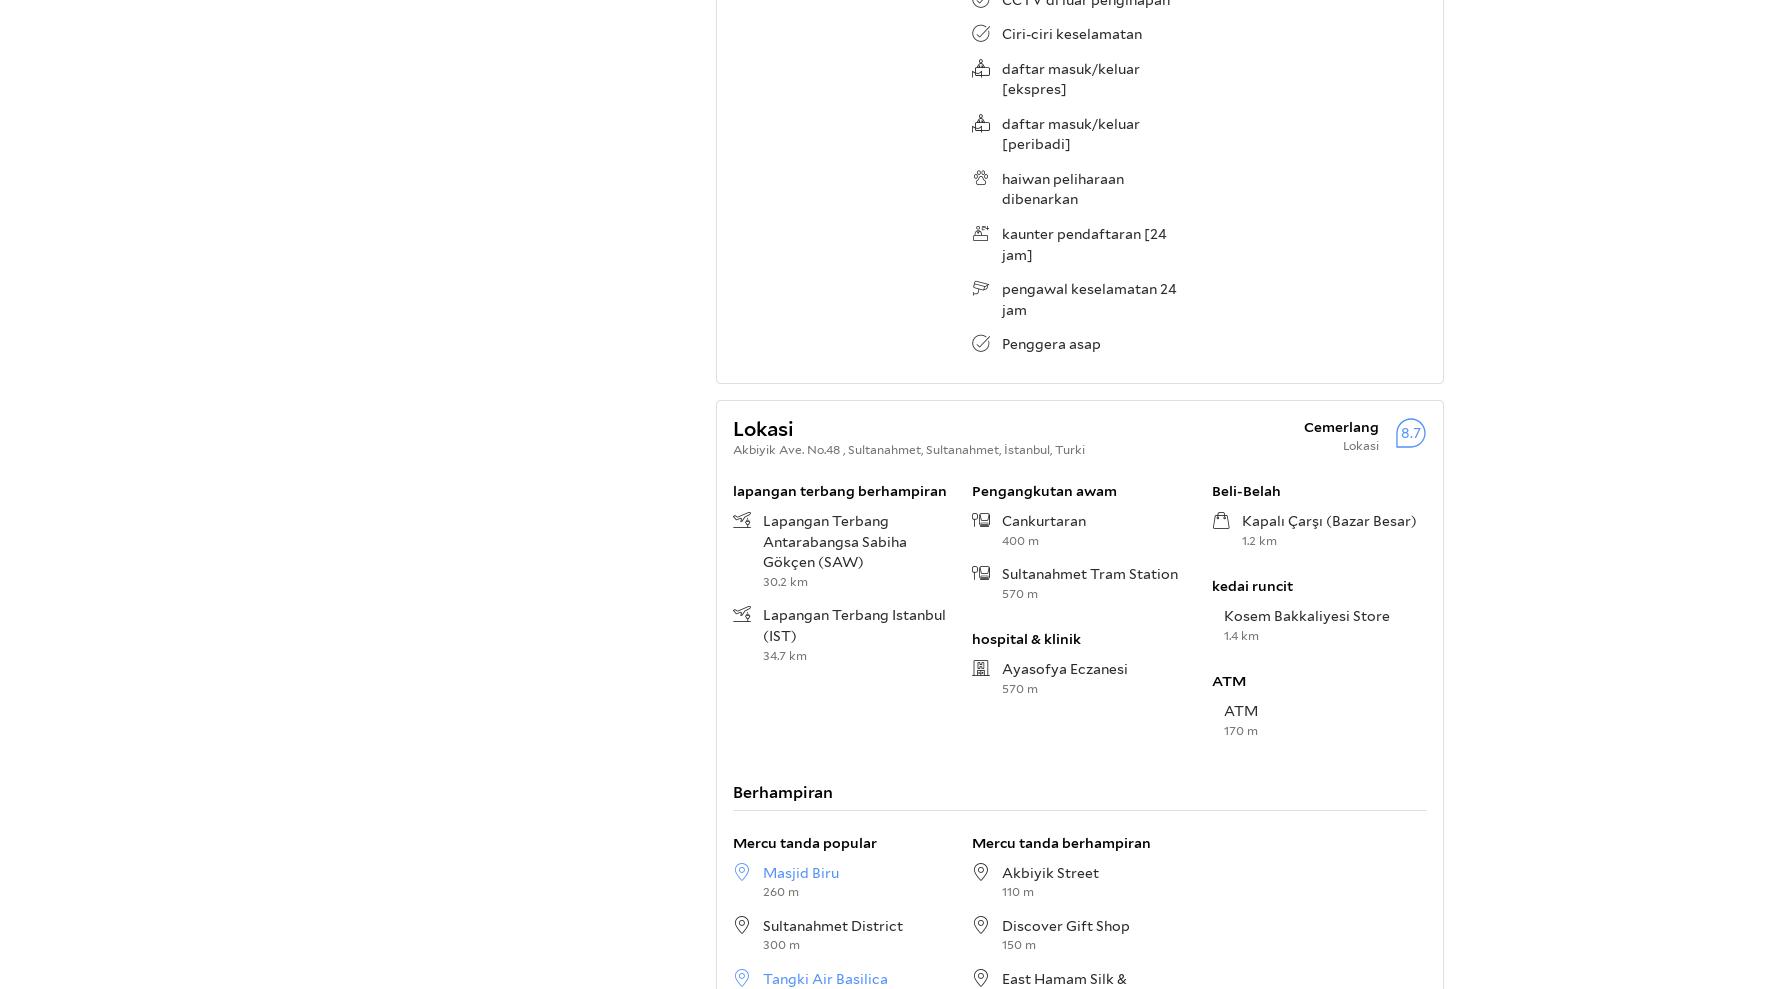 The width and height of the screenshot is (1788, 989). What do you see at coordinates (761, 924) in the screenshot?
I see `'Sultanahmet District'` at bounding box center [761, 924].